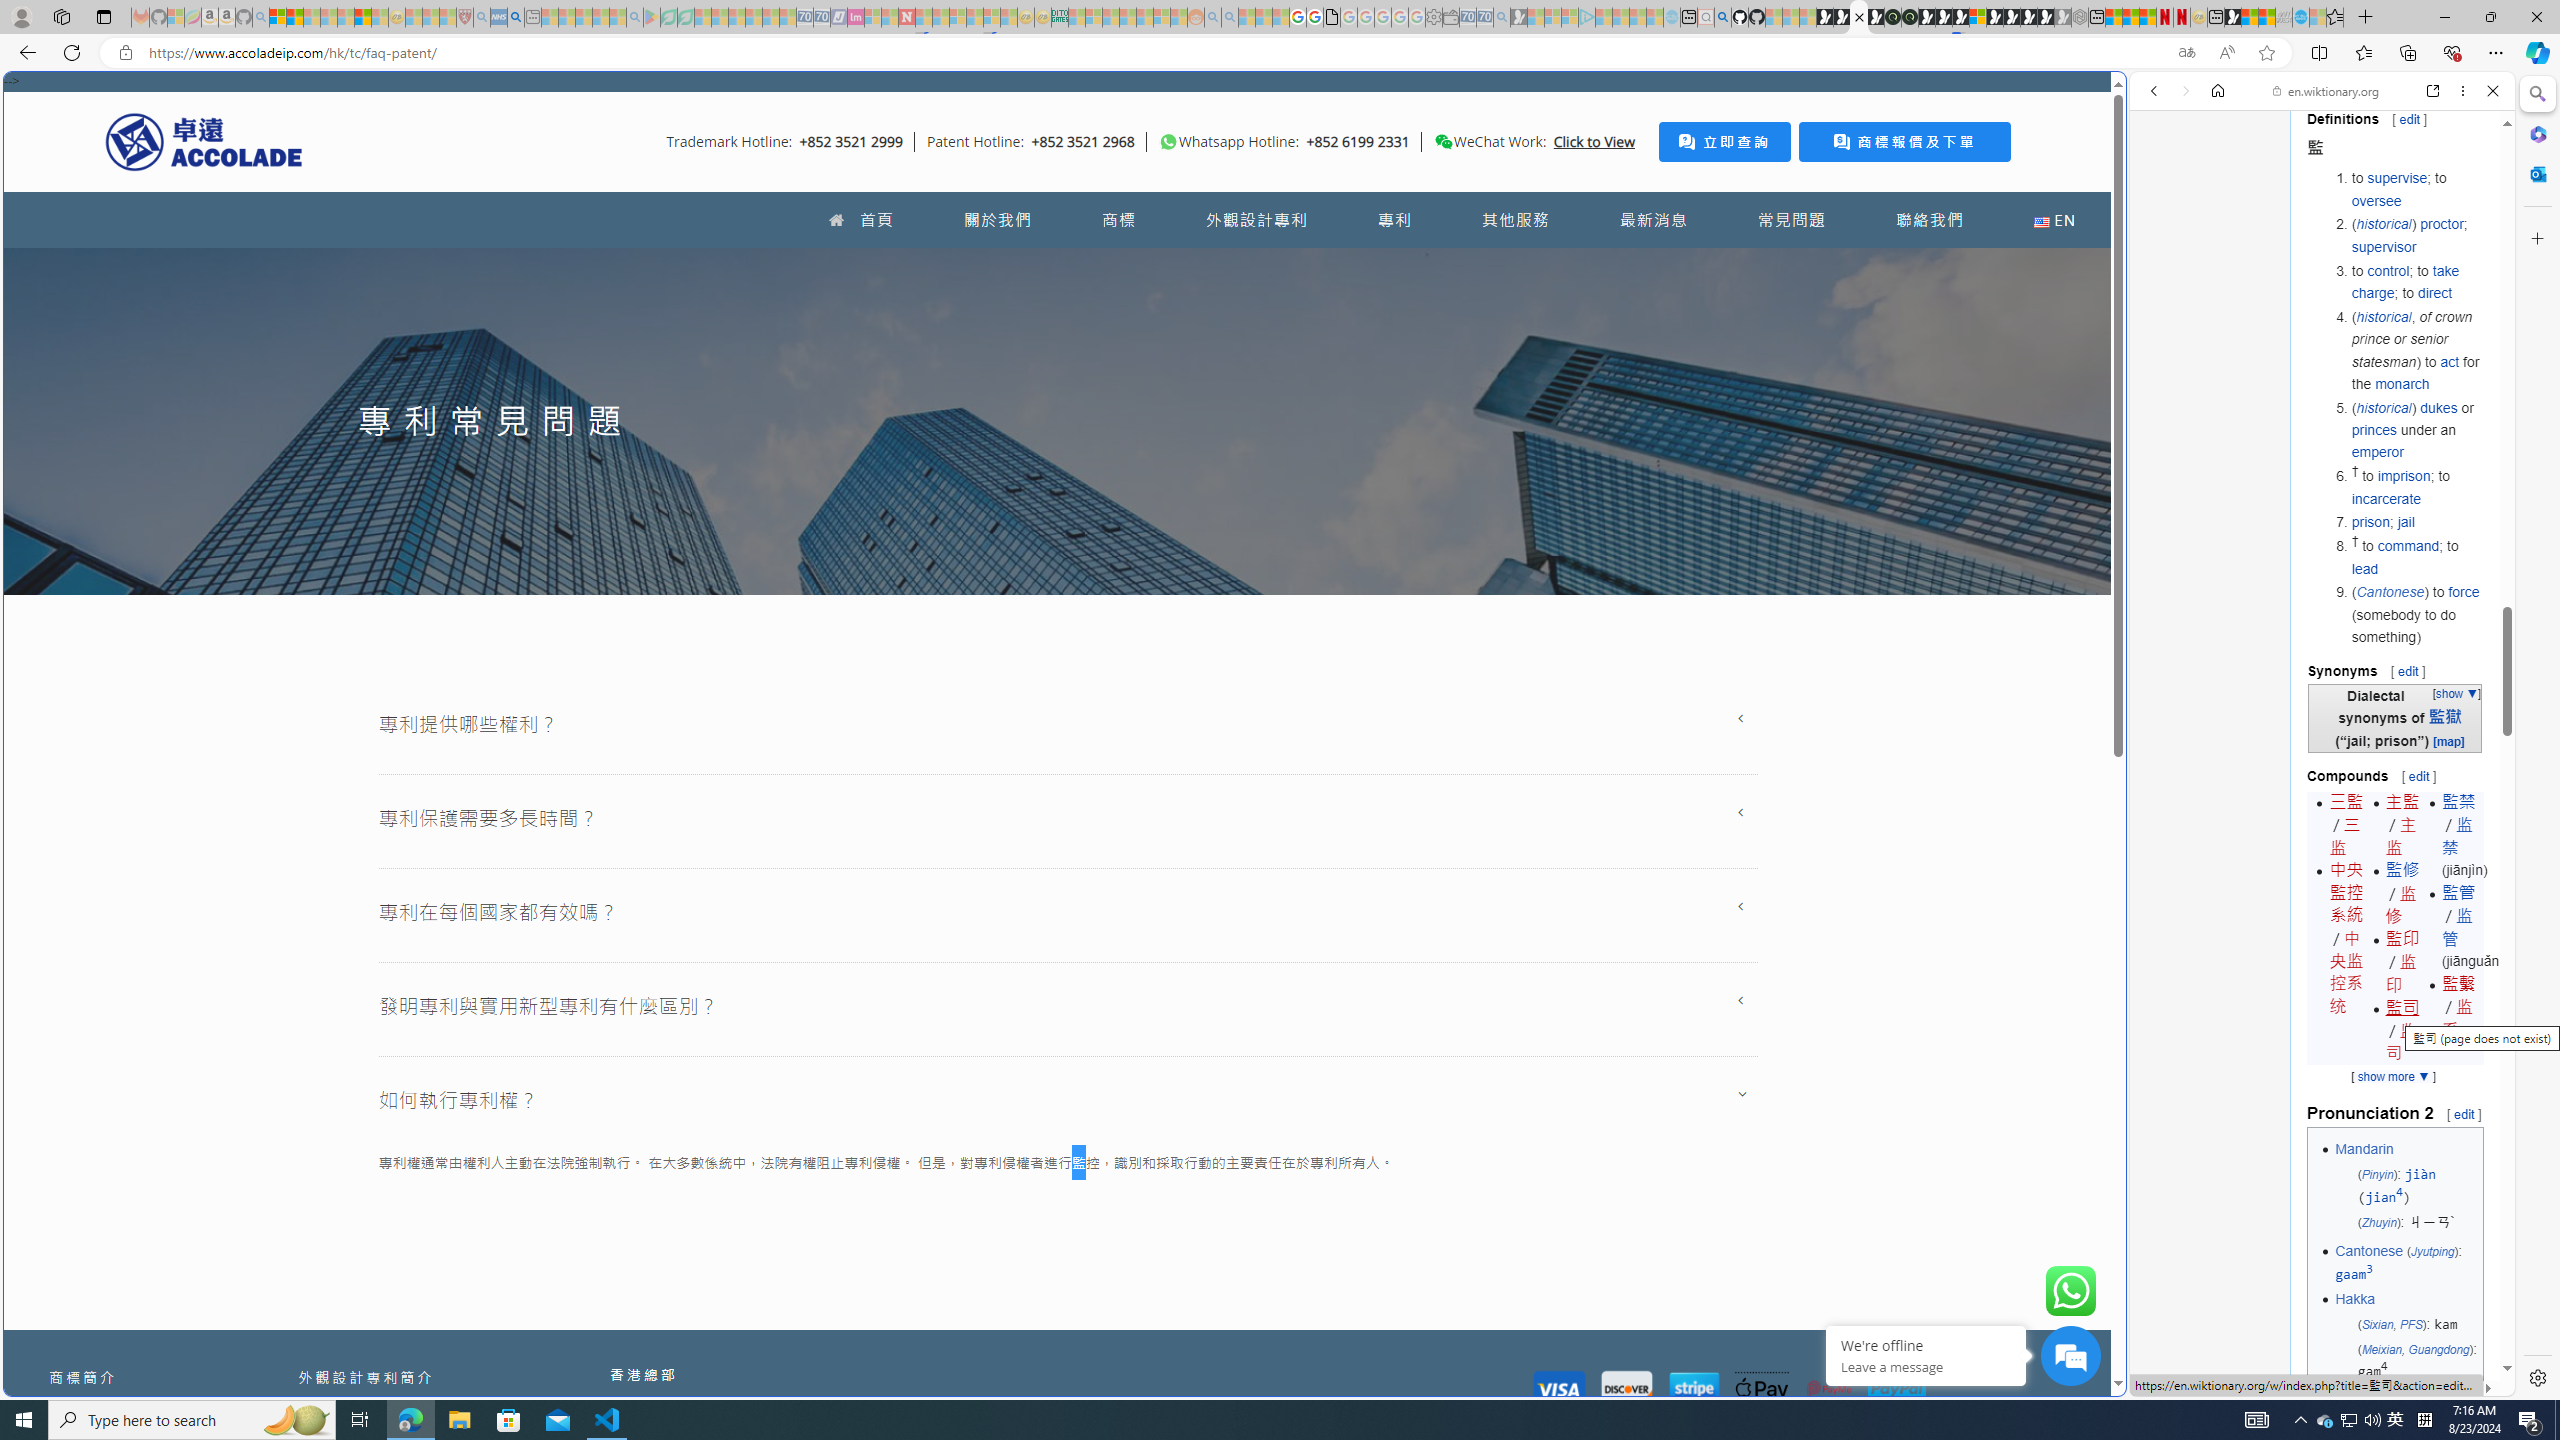 The height and width of the screenshot is (1440, 2560). What do you see at coordinates (2266, 16) in the screenshot?
I see `'Earth has six continents not seven, radical new study claims'` at bounding box center [2266, 16].